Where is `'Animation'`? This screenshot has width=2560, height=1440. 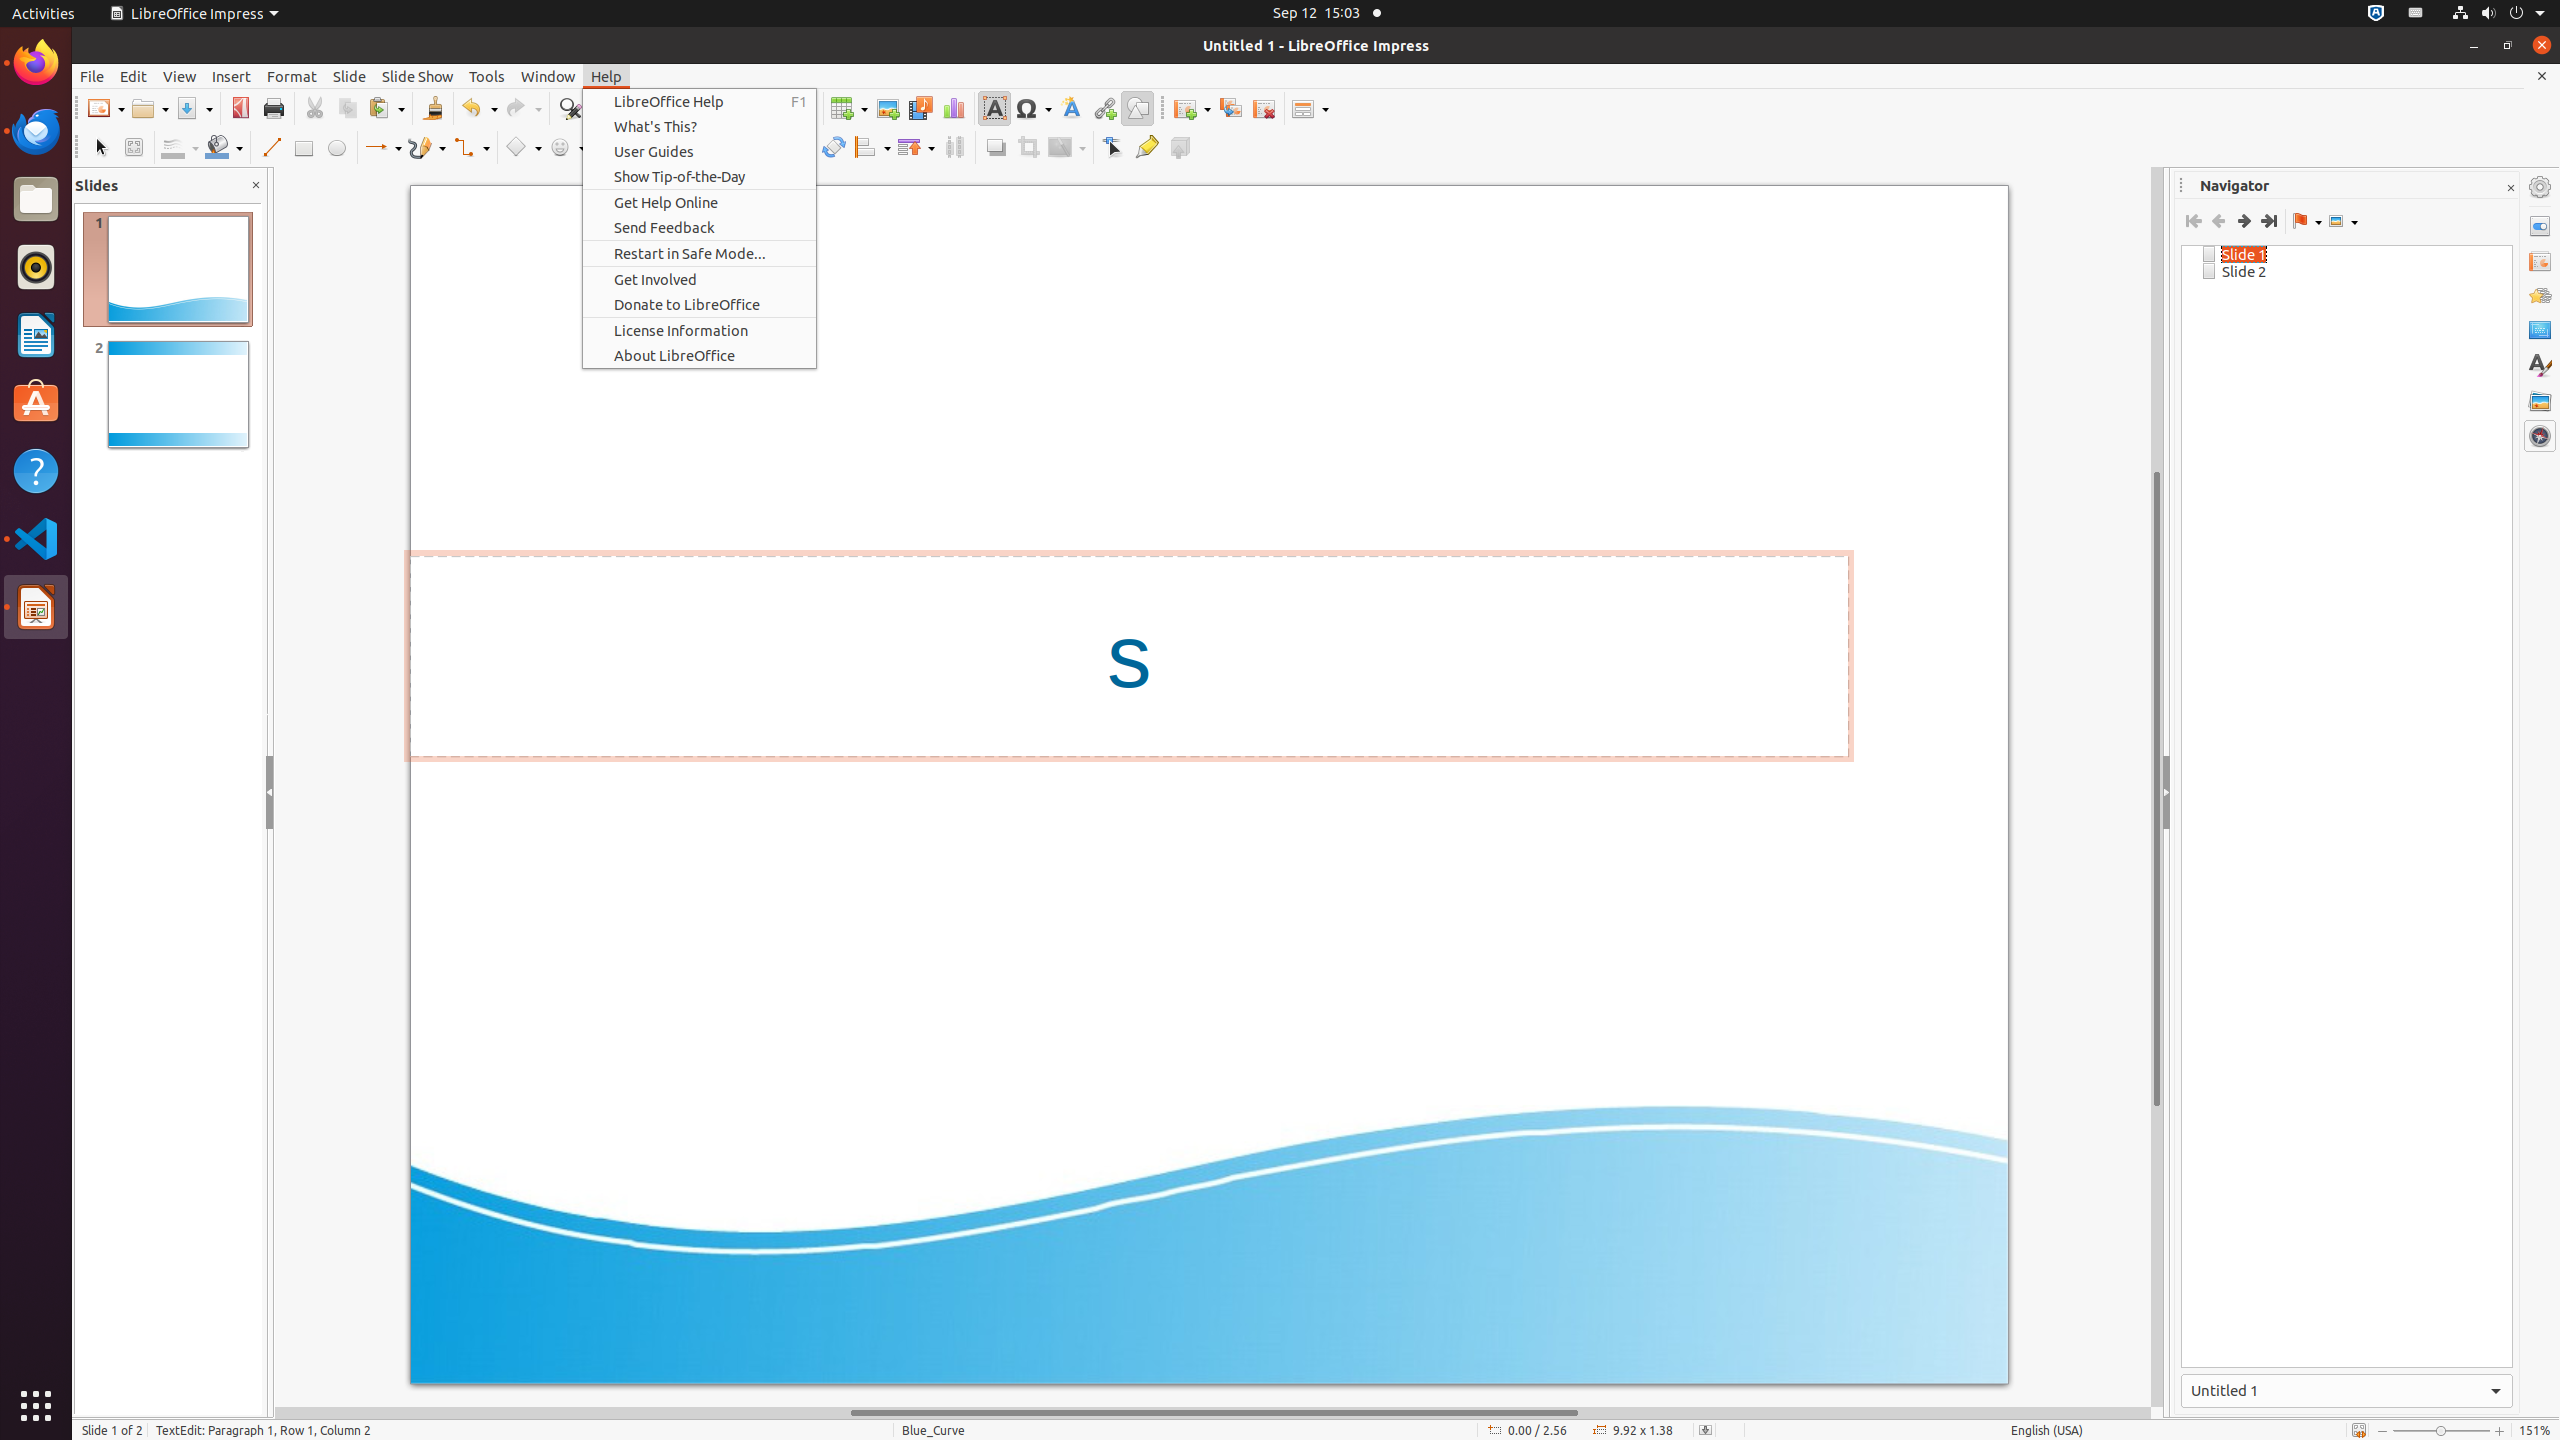 'Animation' is located at coordinates (2539, 295).